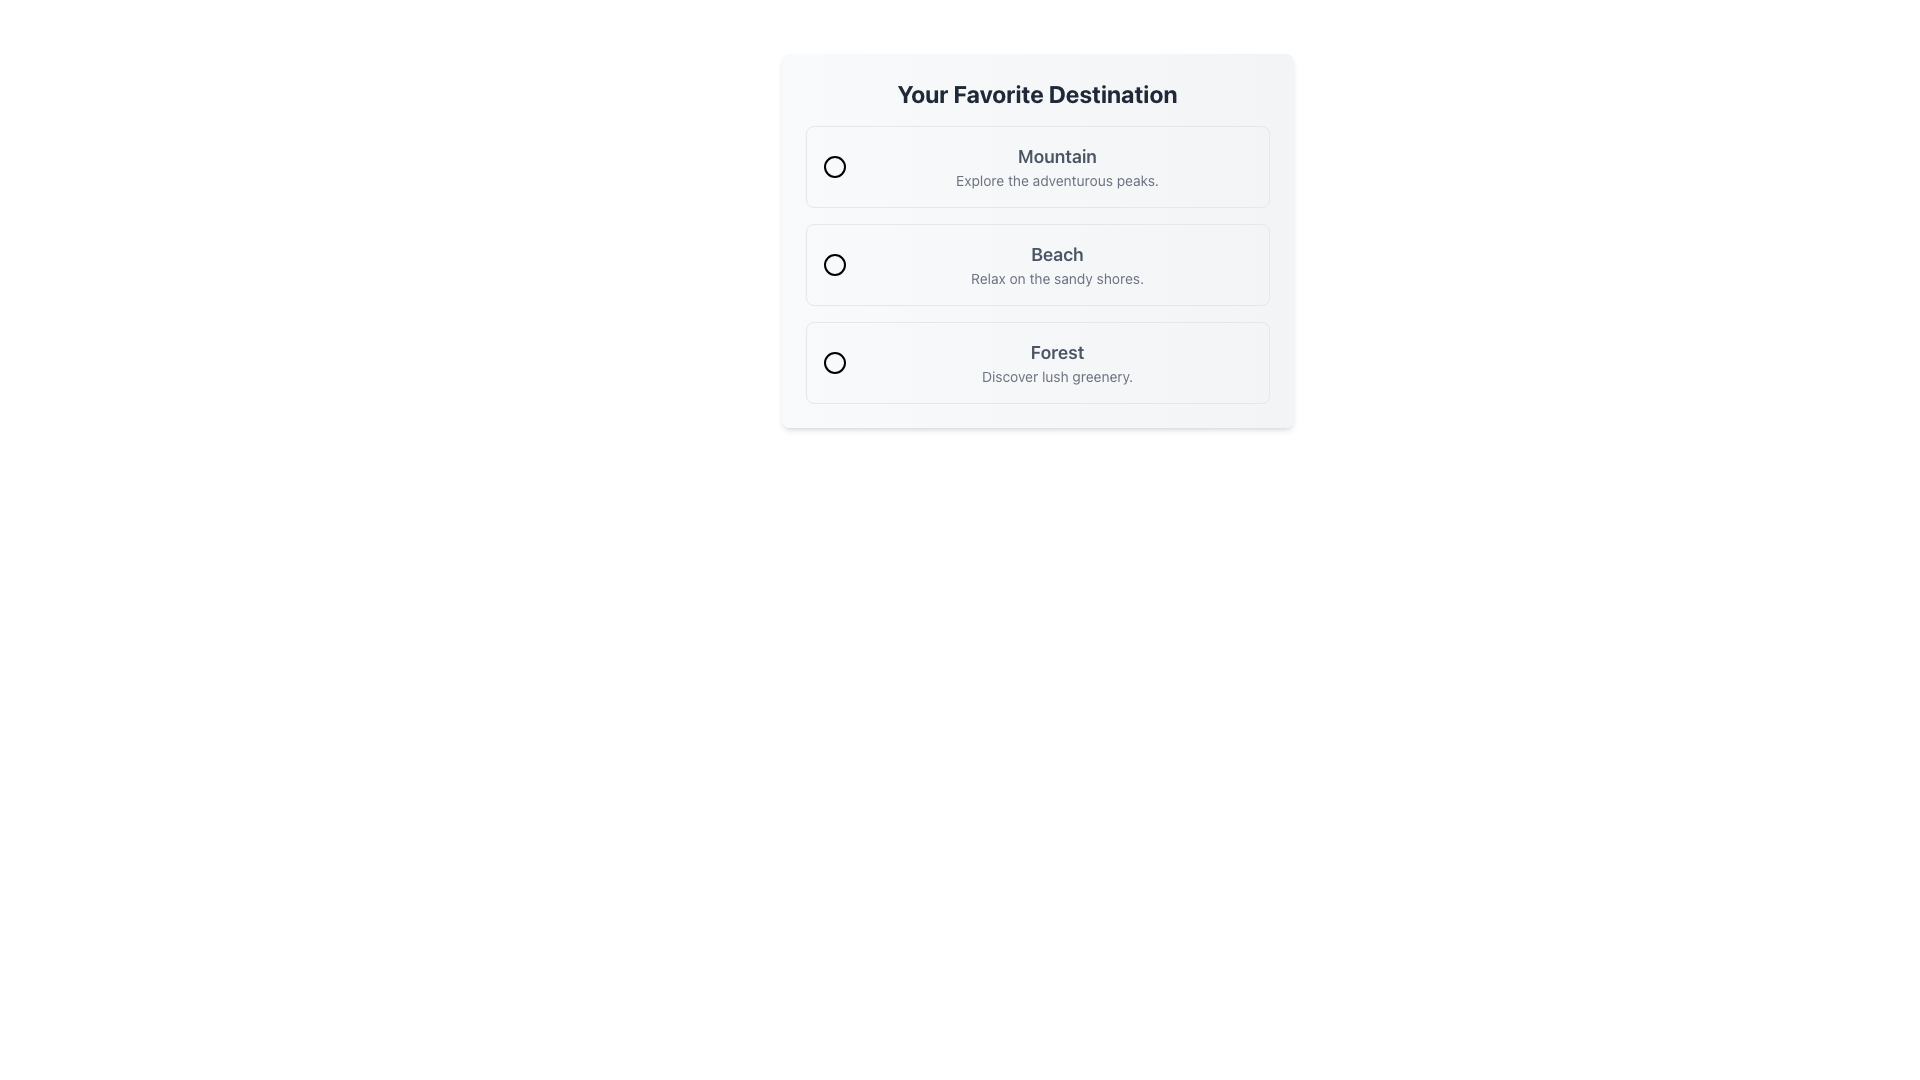 The image size is (1920, 1080). What do you see at coordinates (1056, 377) in the screenshot?
I see `the text element that reads 'Discover lush greenery.' positioned below the 'Forest' label in the destination options list` at bounding box center [1056, 377].